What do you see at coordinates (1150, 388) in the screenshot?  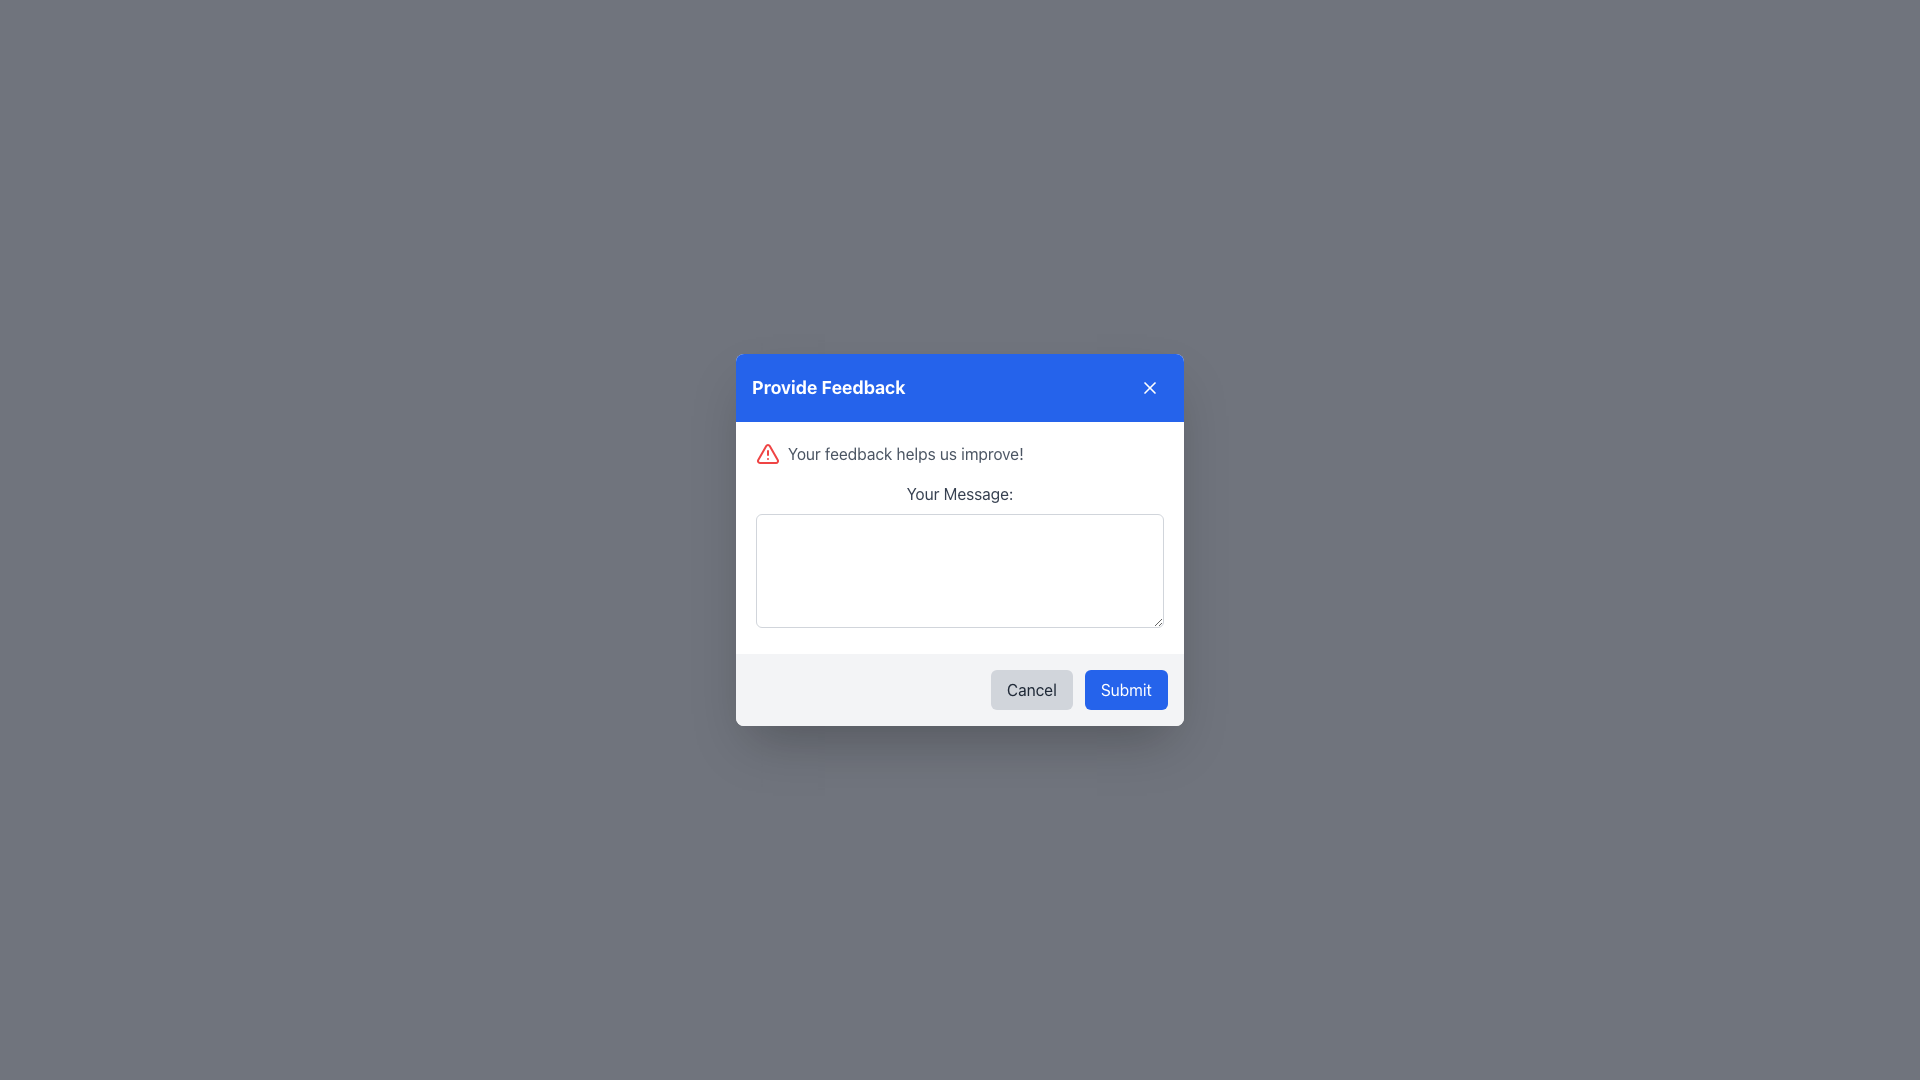 I see `the small cross (X) icon button with a blue background in the top-right corner of the header bar labeled 'Provide Feedback'` at bounding box center [1150, 388].